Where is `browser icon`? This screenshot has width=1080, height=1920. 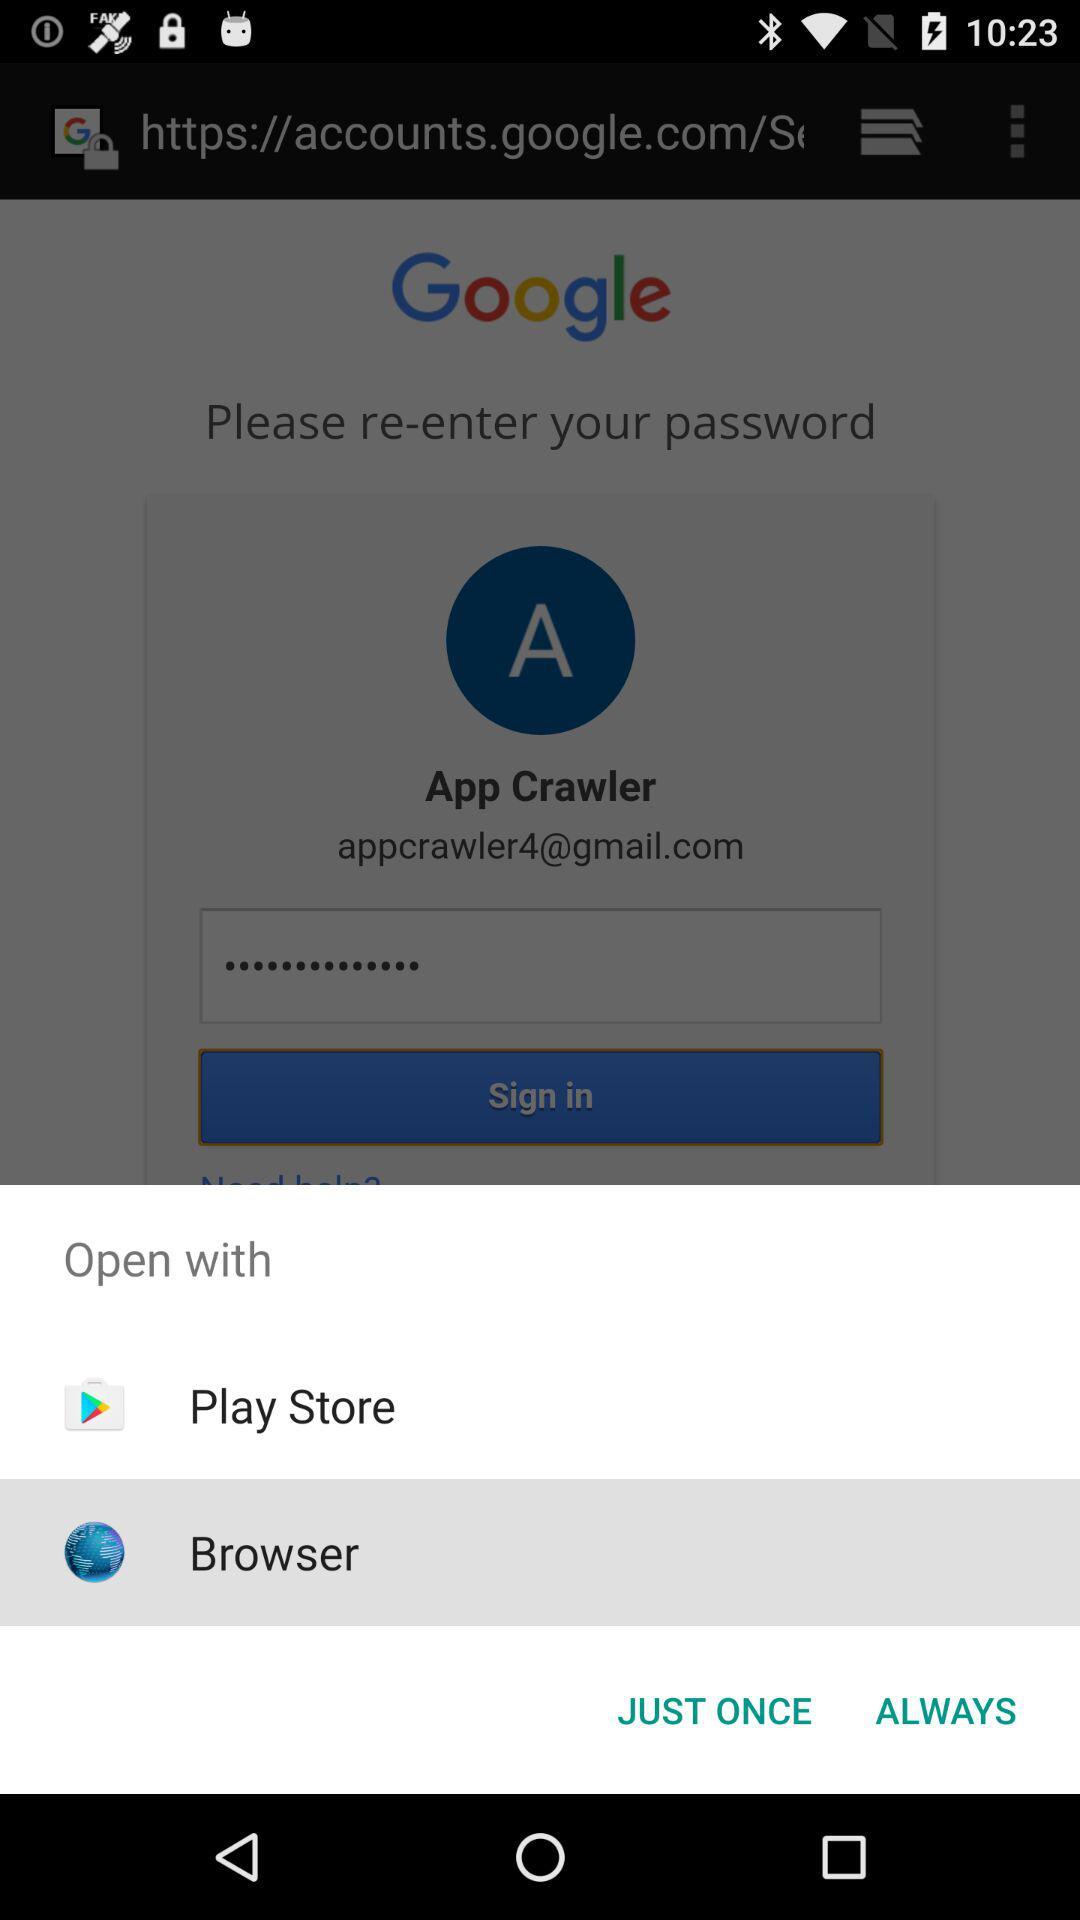 browser icon is located at coordinates (274, 1551).